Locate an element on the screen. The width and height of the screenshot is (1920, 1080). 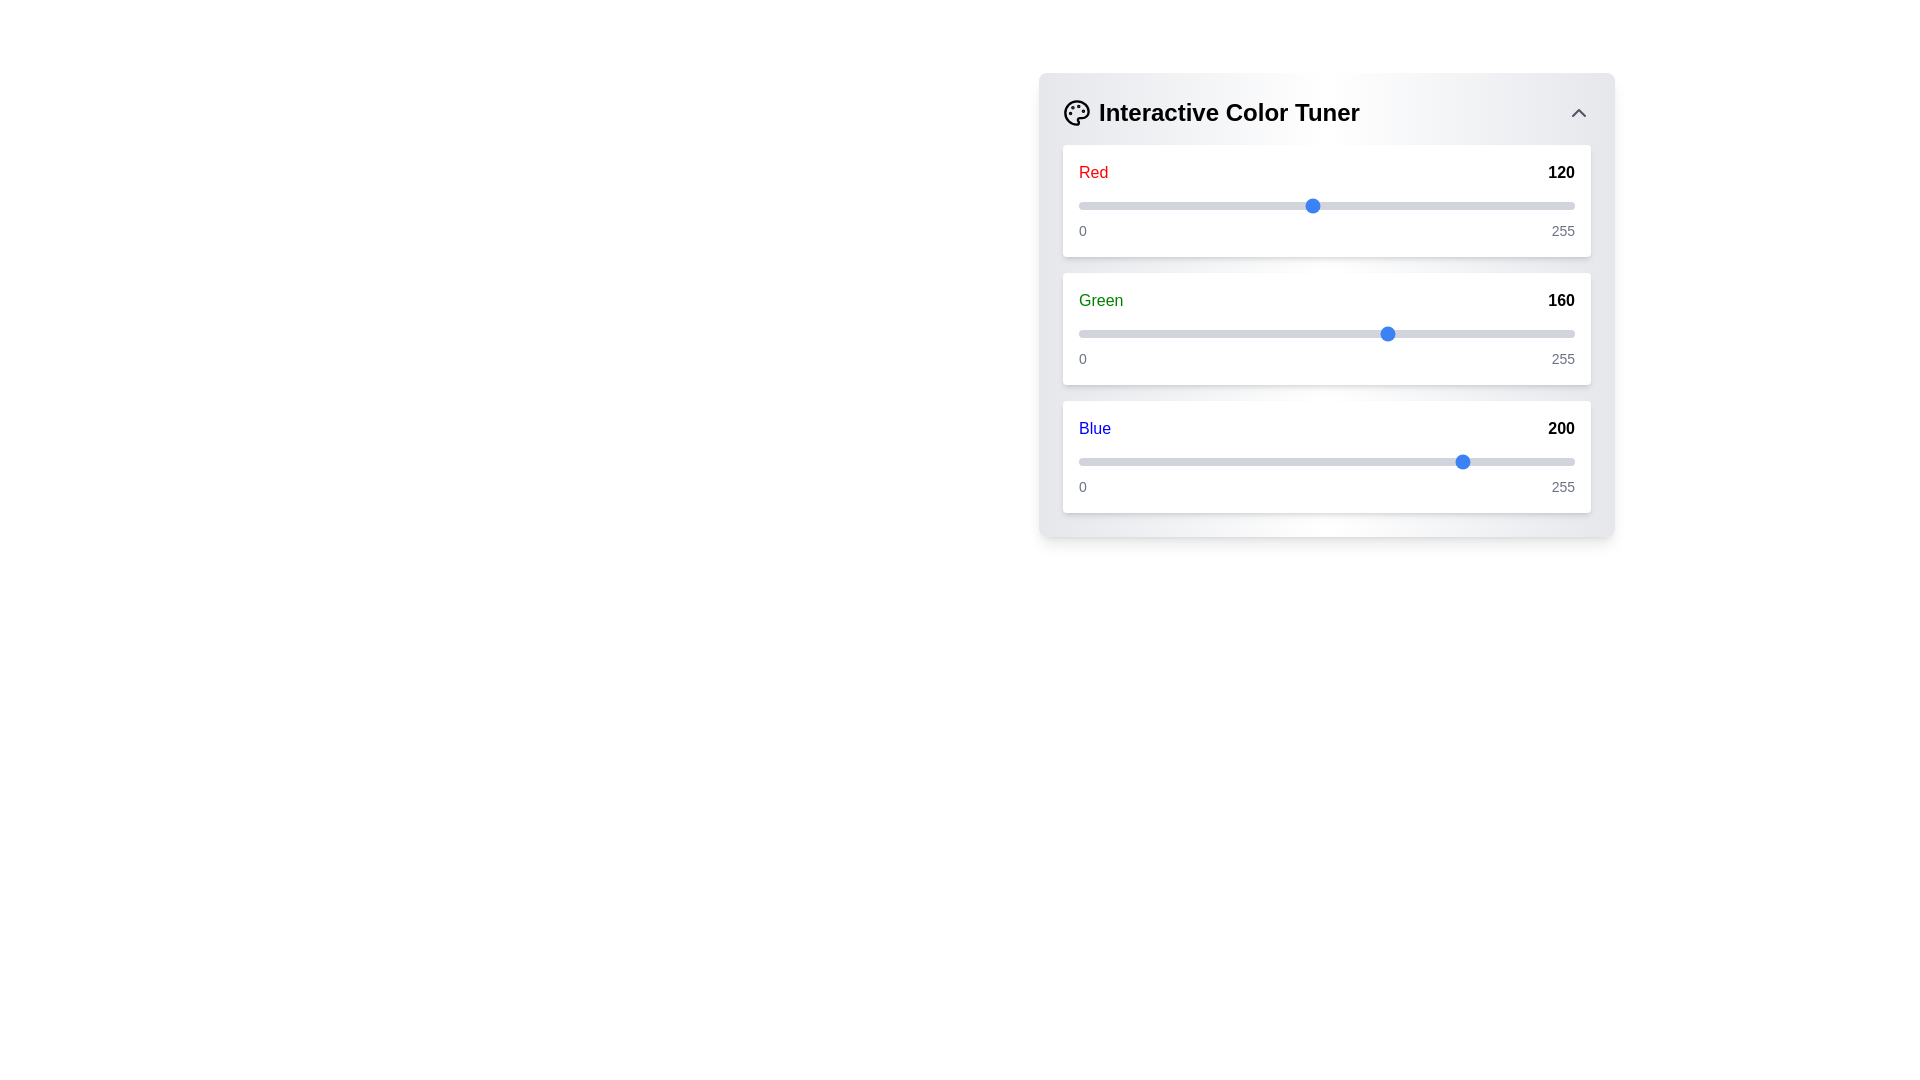
the Green slider of the Interactive Color Tuner is located at coordinates (1326, 327).